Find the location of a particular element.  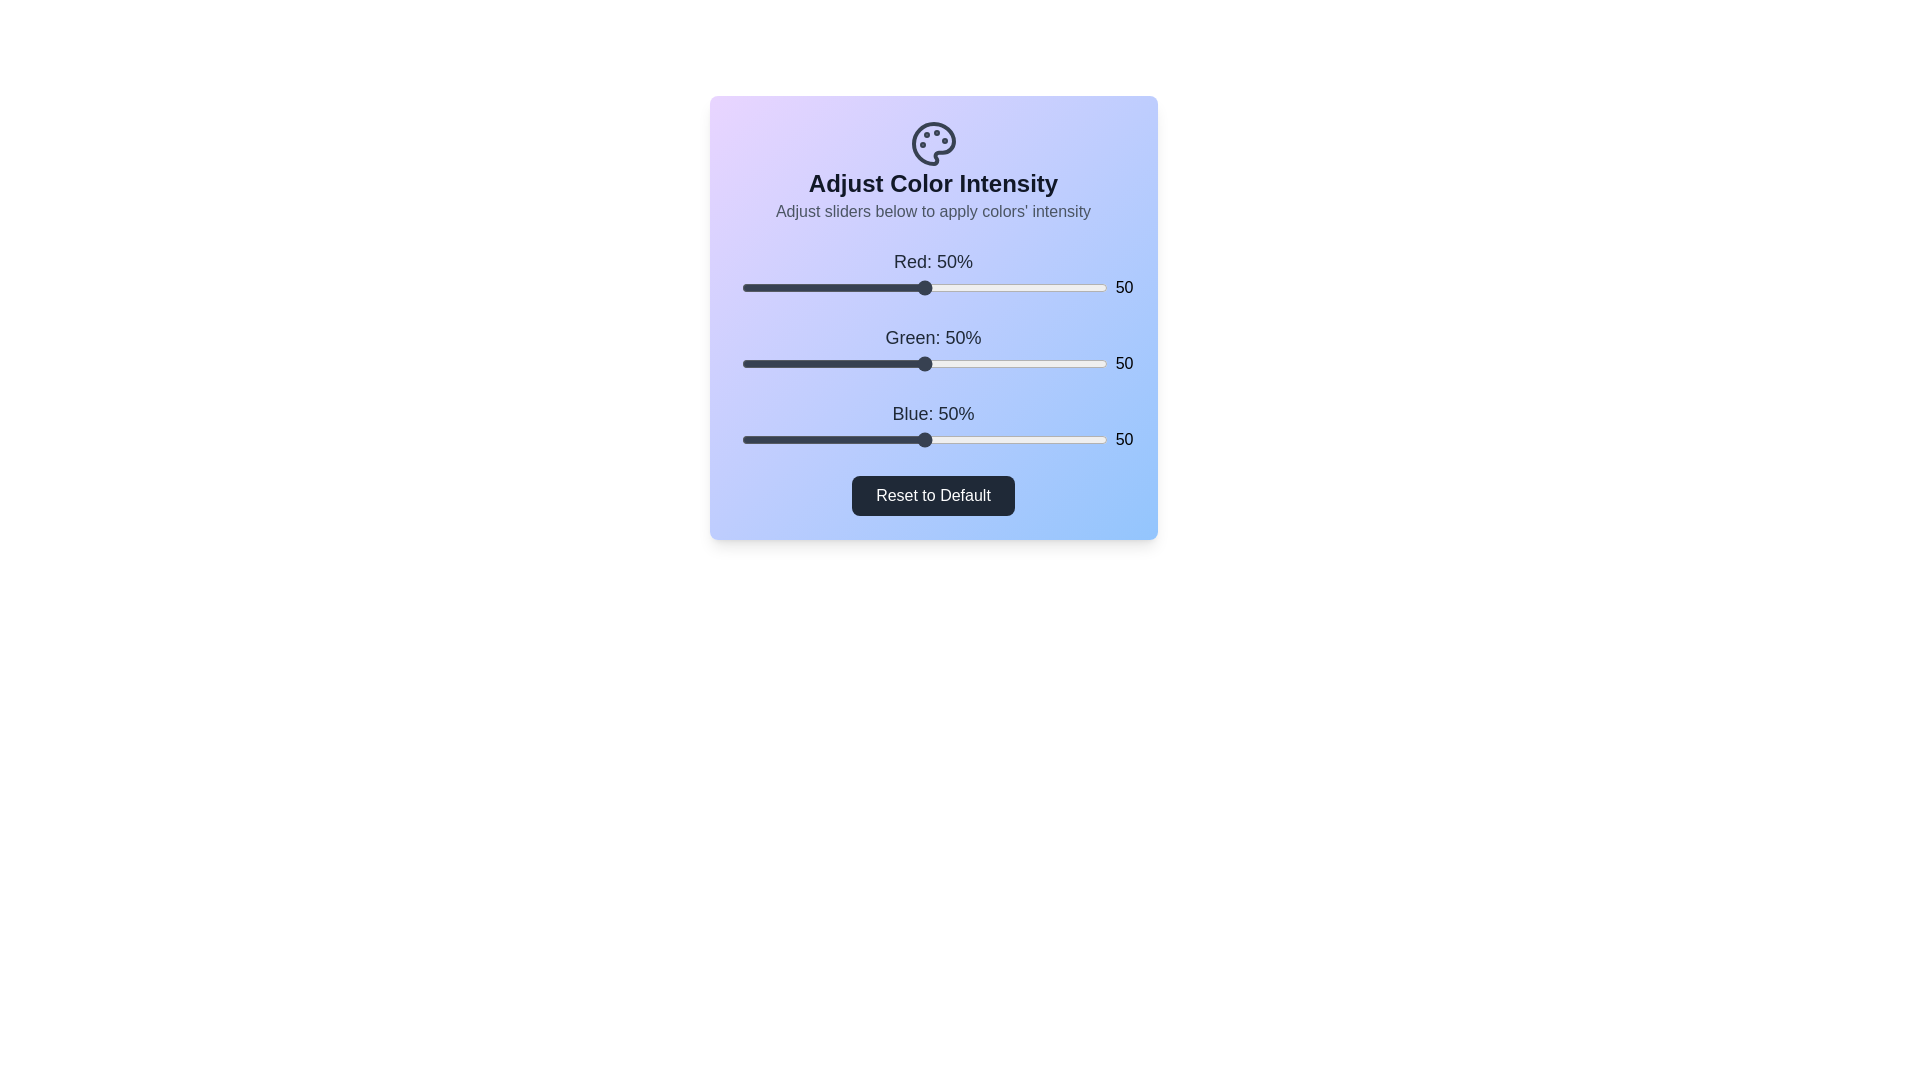

the 0 slider to 5% is located at coordinates (758, 288).